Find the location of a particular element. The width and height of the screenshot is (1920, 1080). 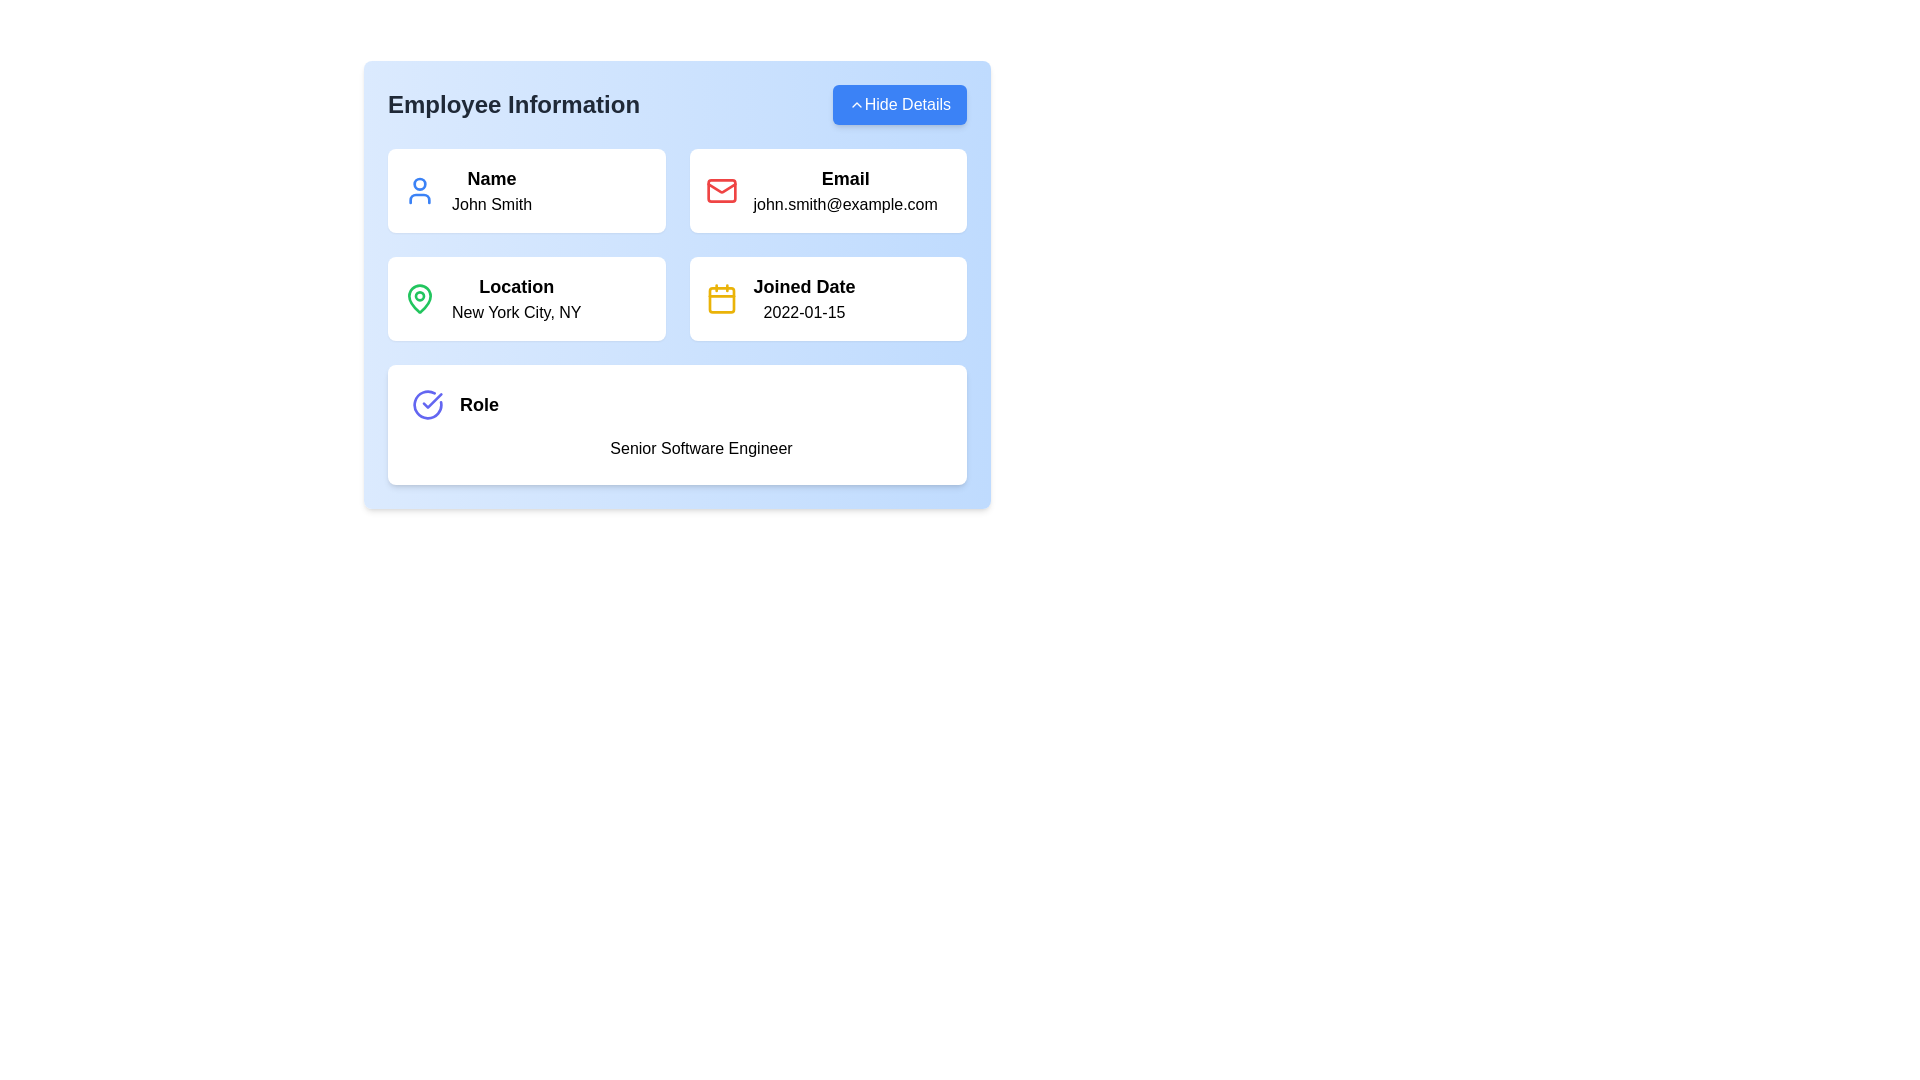

label text that displays 'Name' in bold, larger font, located on the blue card labeled 'Employee Information' above the value 'John Smith' is located at coordinates (492, 177).